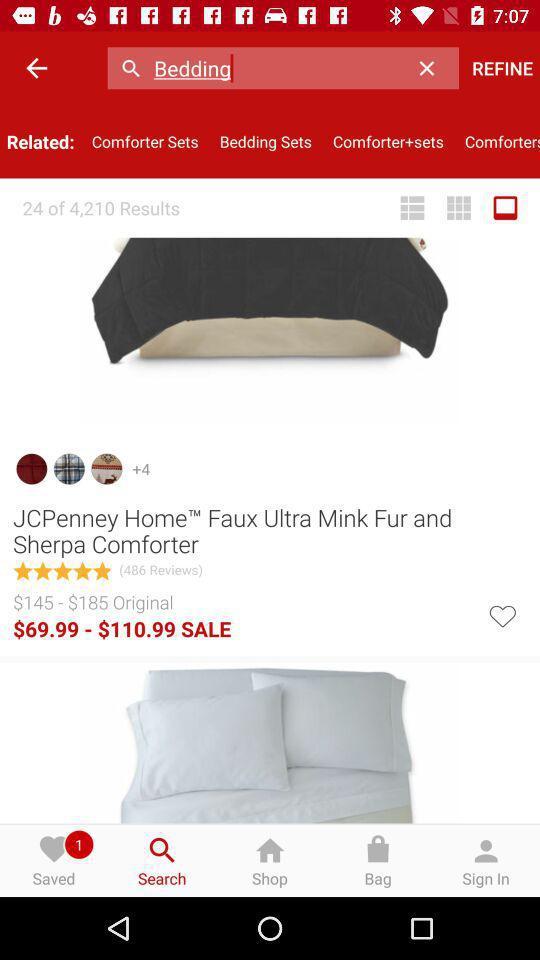  What do you see at coordinates (36, 68) in the screenshot?
I see `the icon next to comforter sets icon` at bounding box center [36, 68].